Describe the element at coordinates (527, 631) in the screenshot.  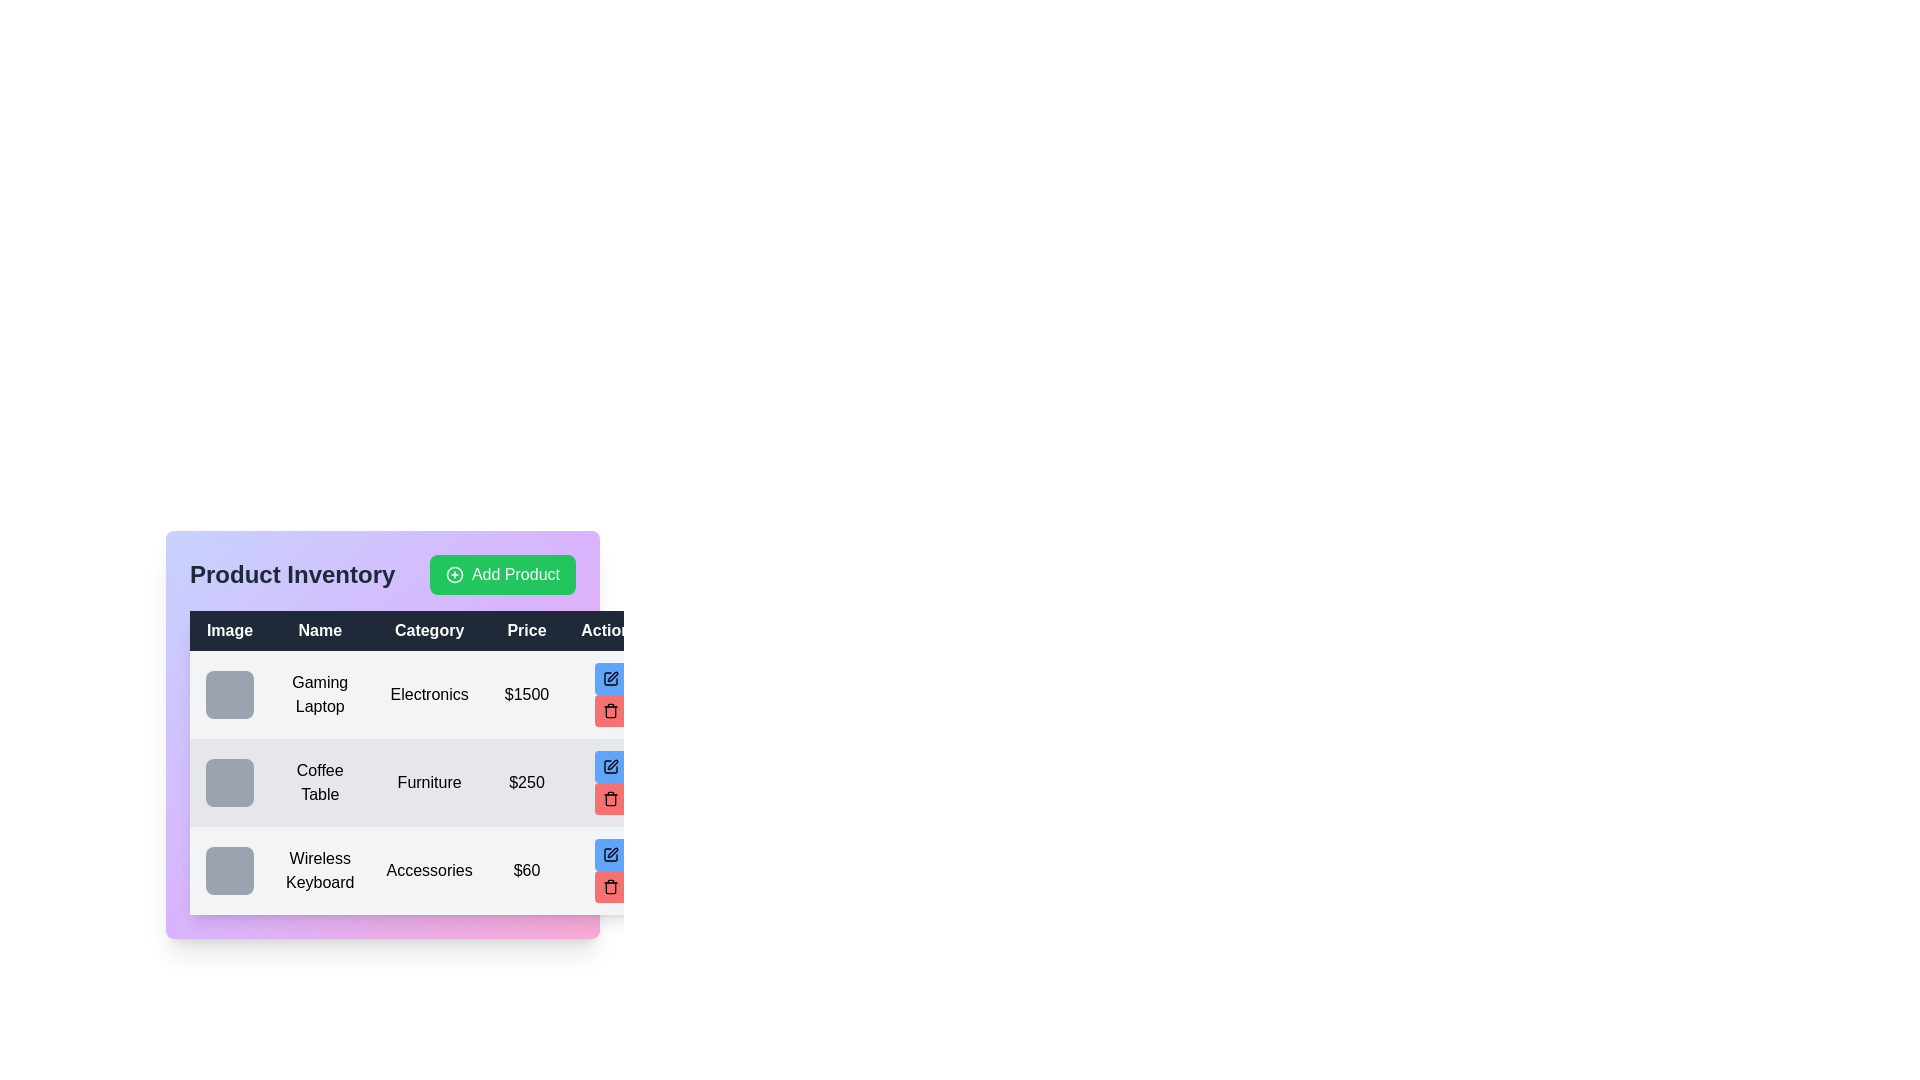
I see `the text label displaying 'Price' in the header row, which is styled with padding and has a dark background with white text` at that location.